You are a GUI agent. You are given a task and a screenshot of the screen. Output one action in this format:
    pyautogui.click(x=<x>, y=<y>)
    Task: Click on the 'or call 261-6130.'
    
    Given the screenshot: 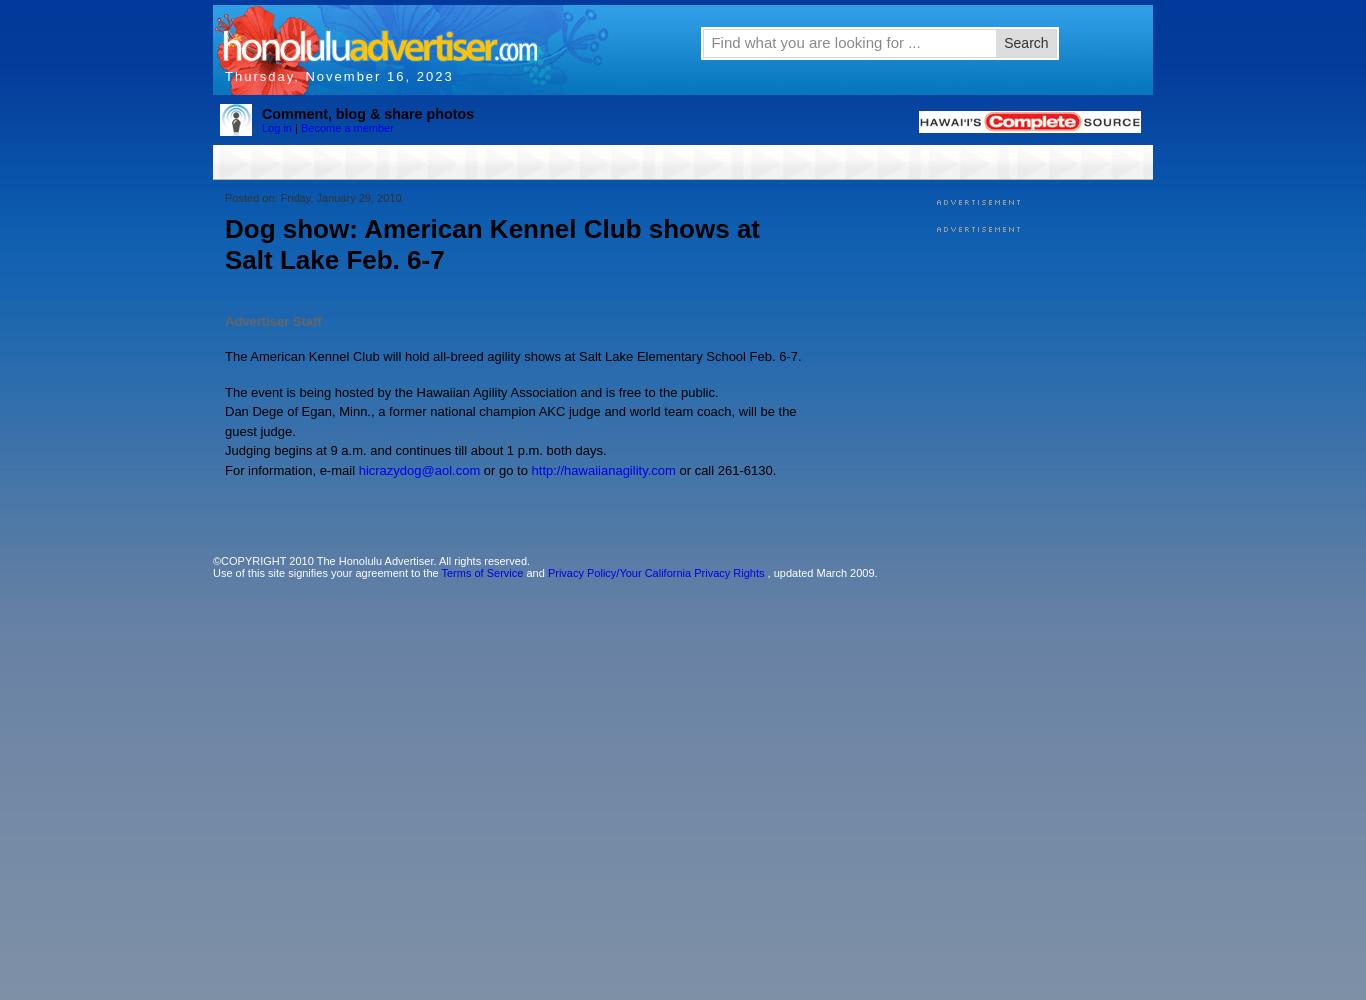 What is the action you would take?
    pyautogui.click(x=725, y=468)
    